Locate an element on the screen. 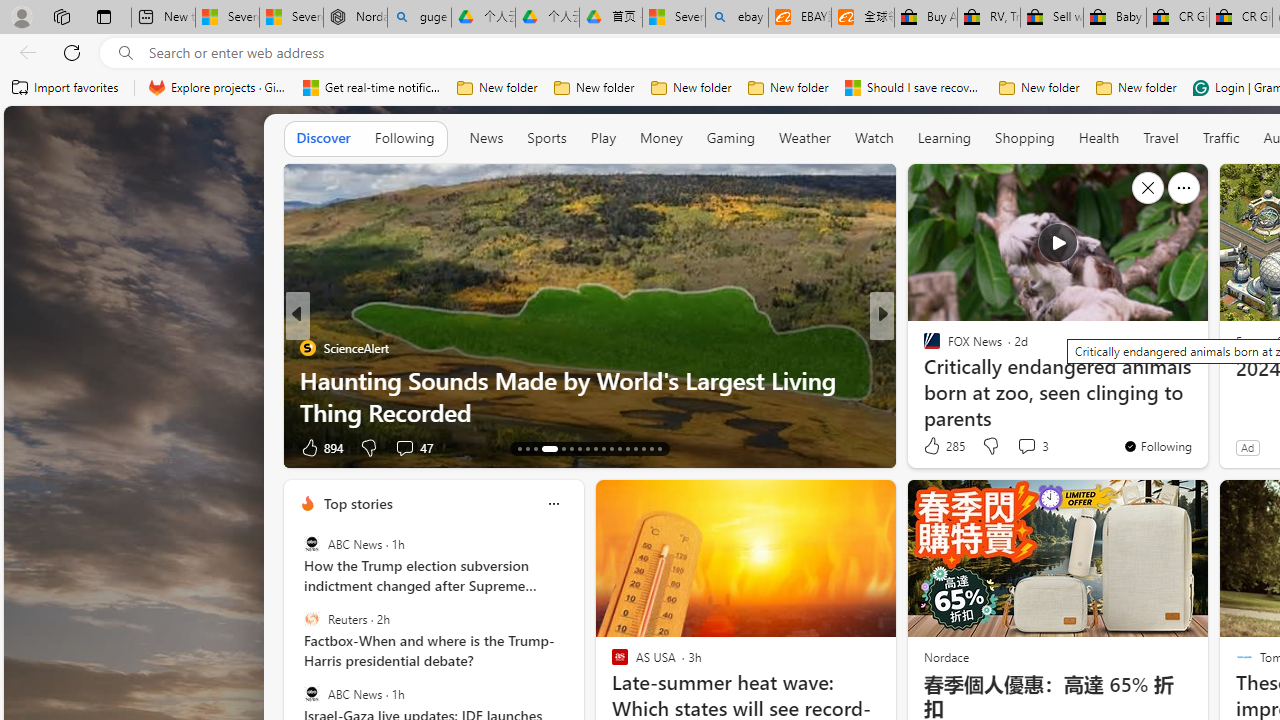 The height and width of the screenshot is (720, 1280). '8 Like' is located at coordinates (929, 446).